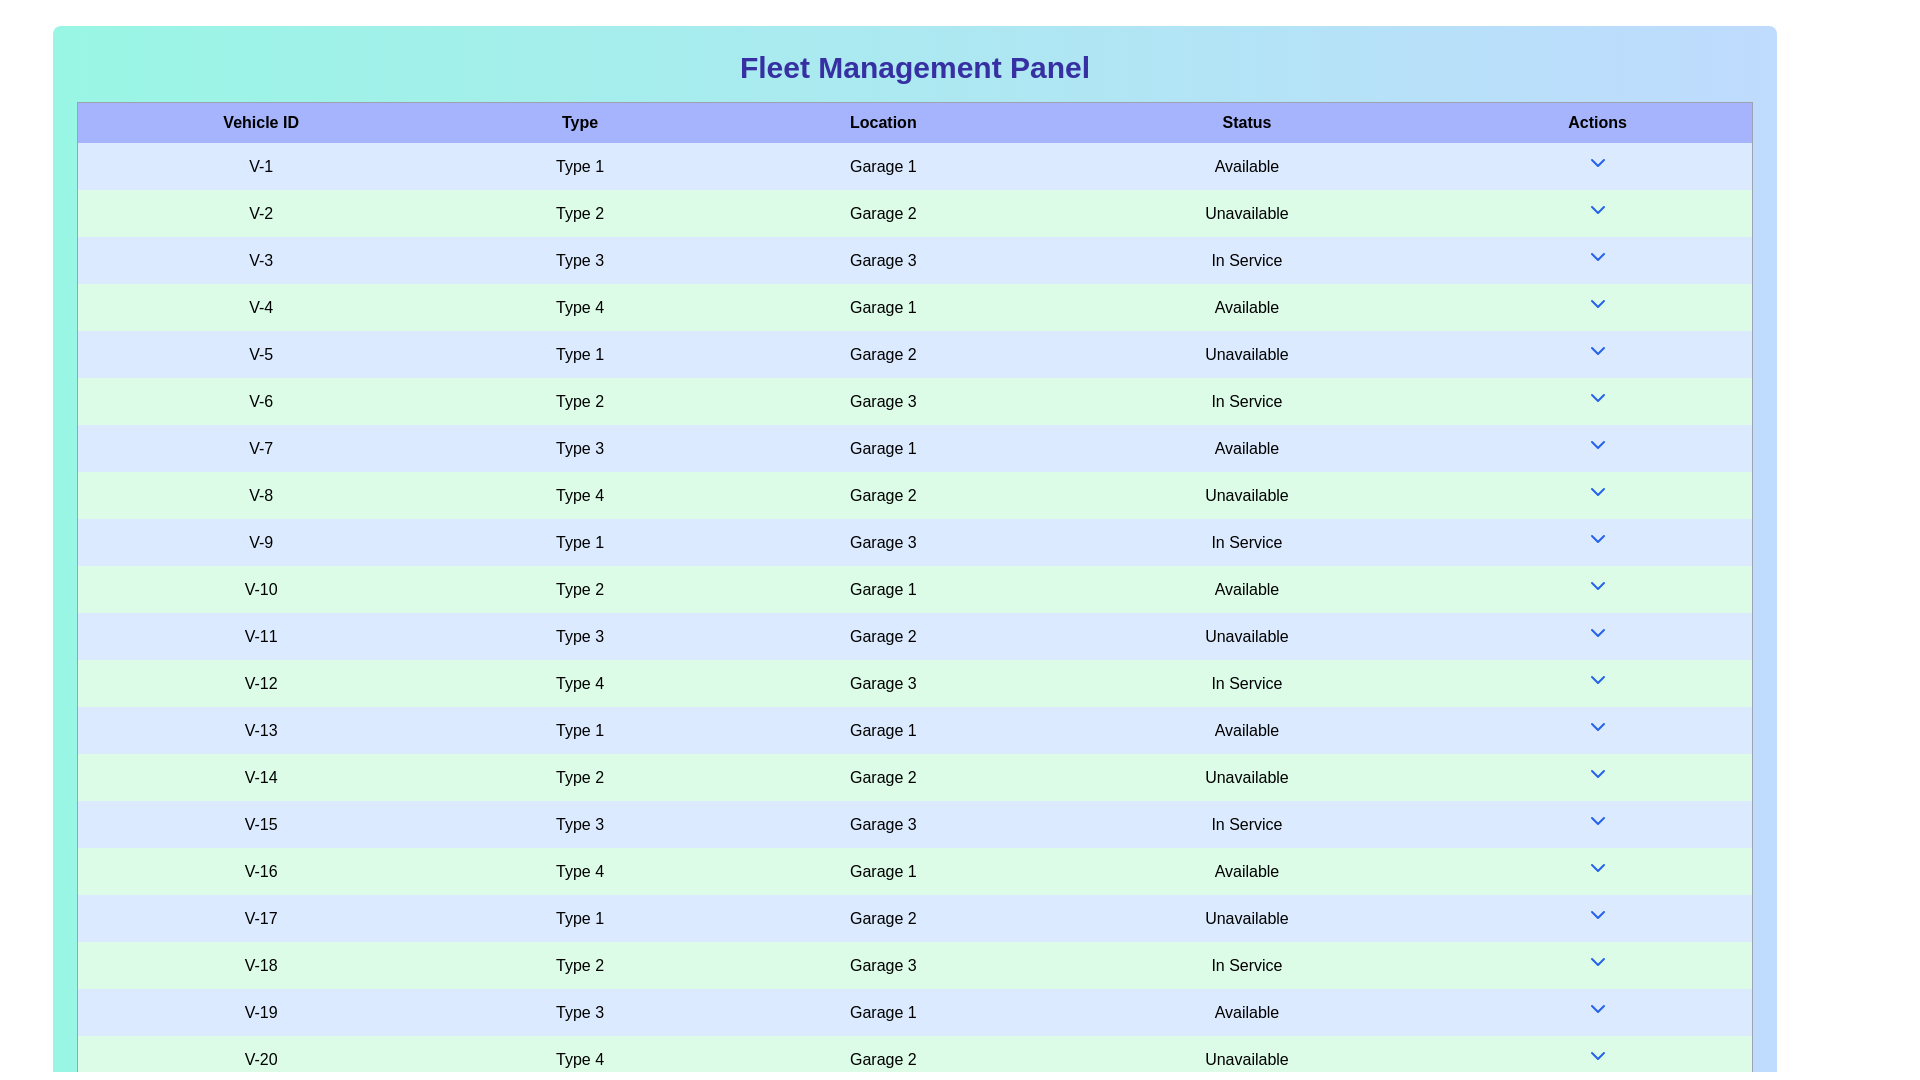 The height and width of the screenshot is (1080, 1920). I want to click on the column header 'Status' to sort the table by that column, so click(1245, 122).